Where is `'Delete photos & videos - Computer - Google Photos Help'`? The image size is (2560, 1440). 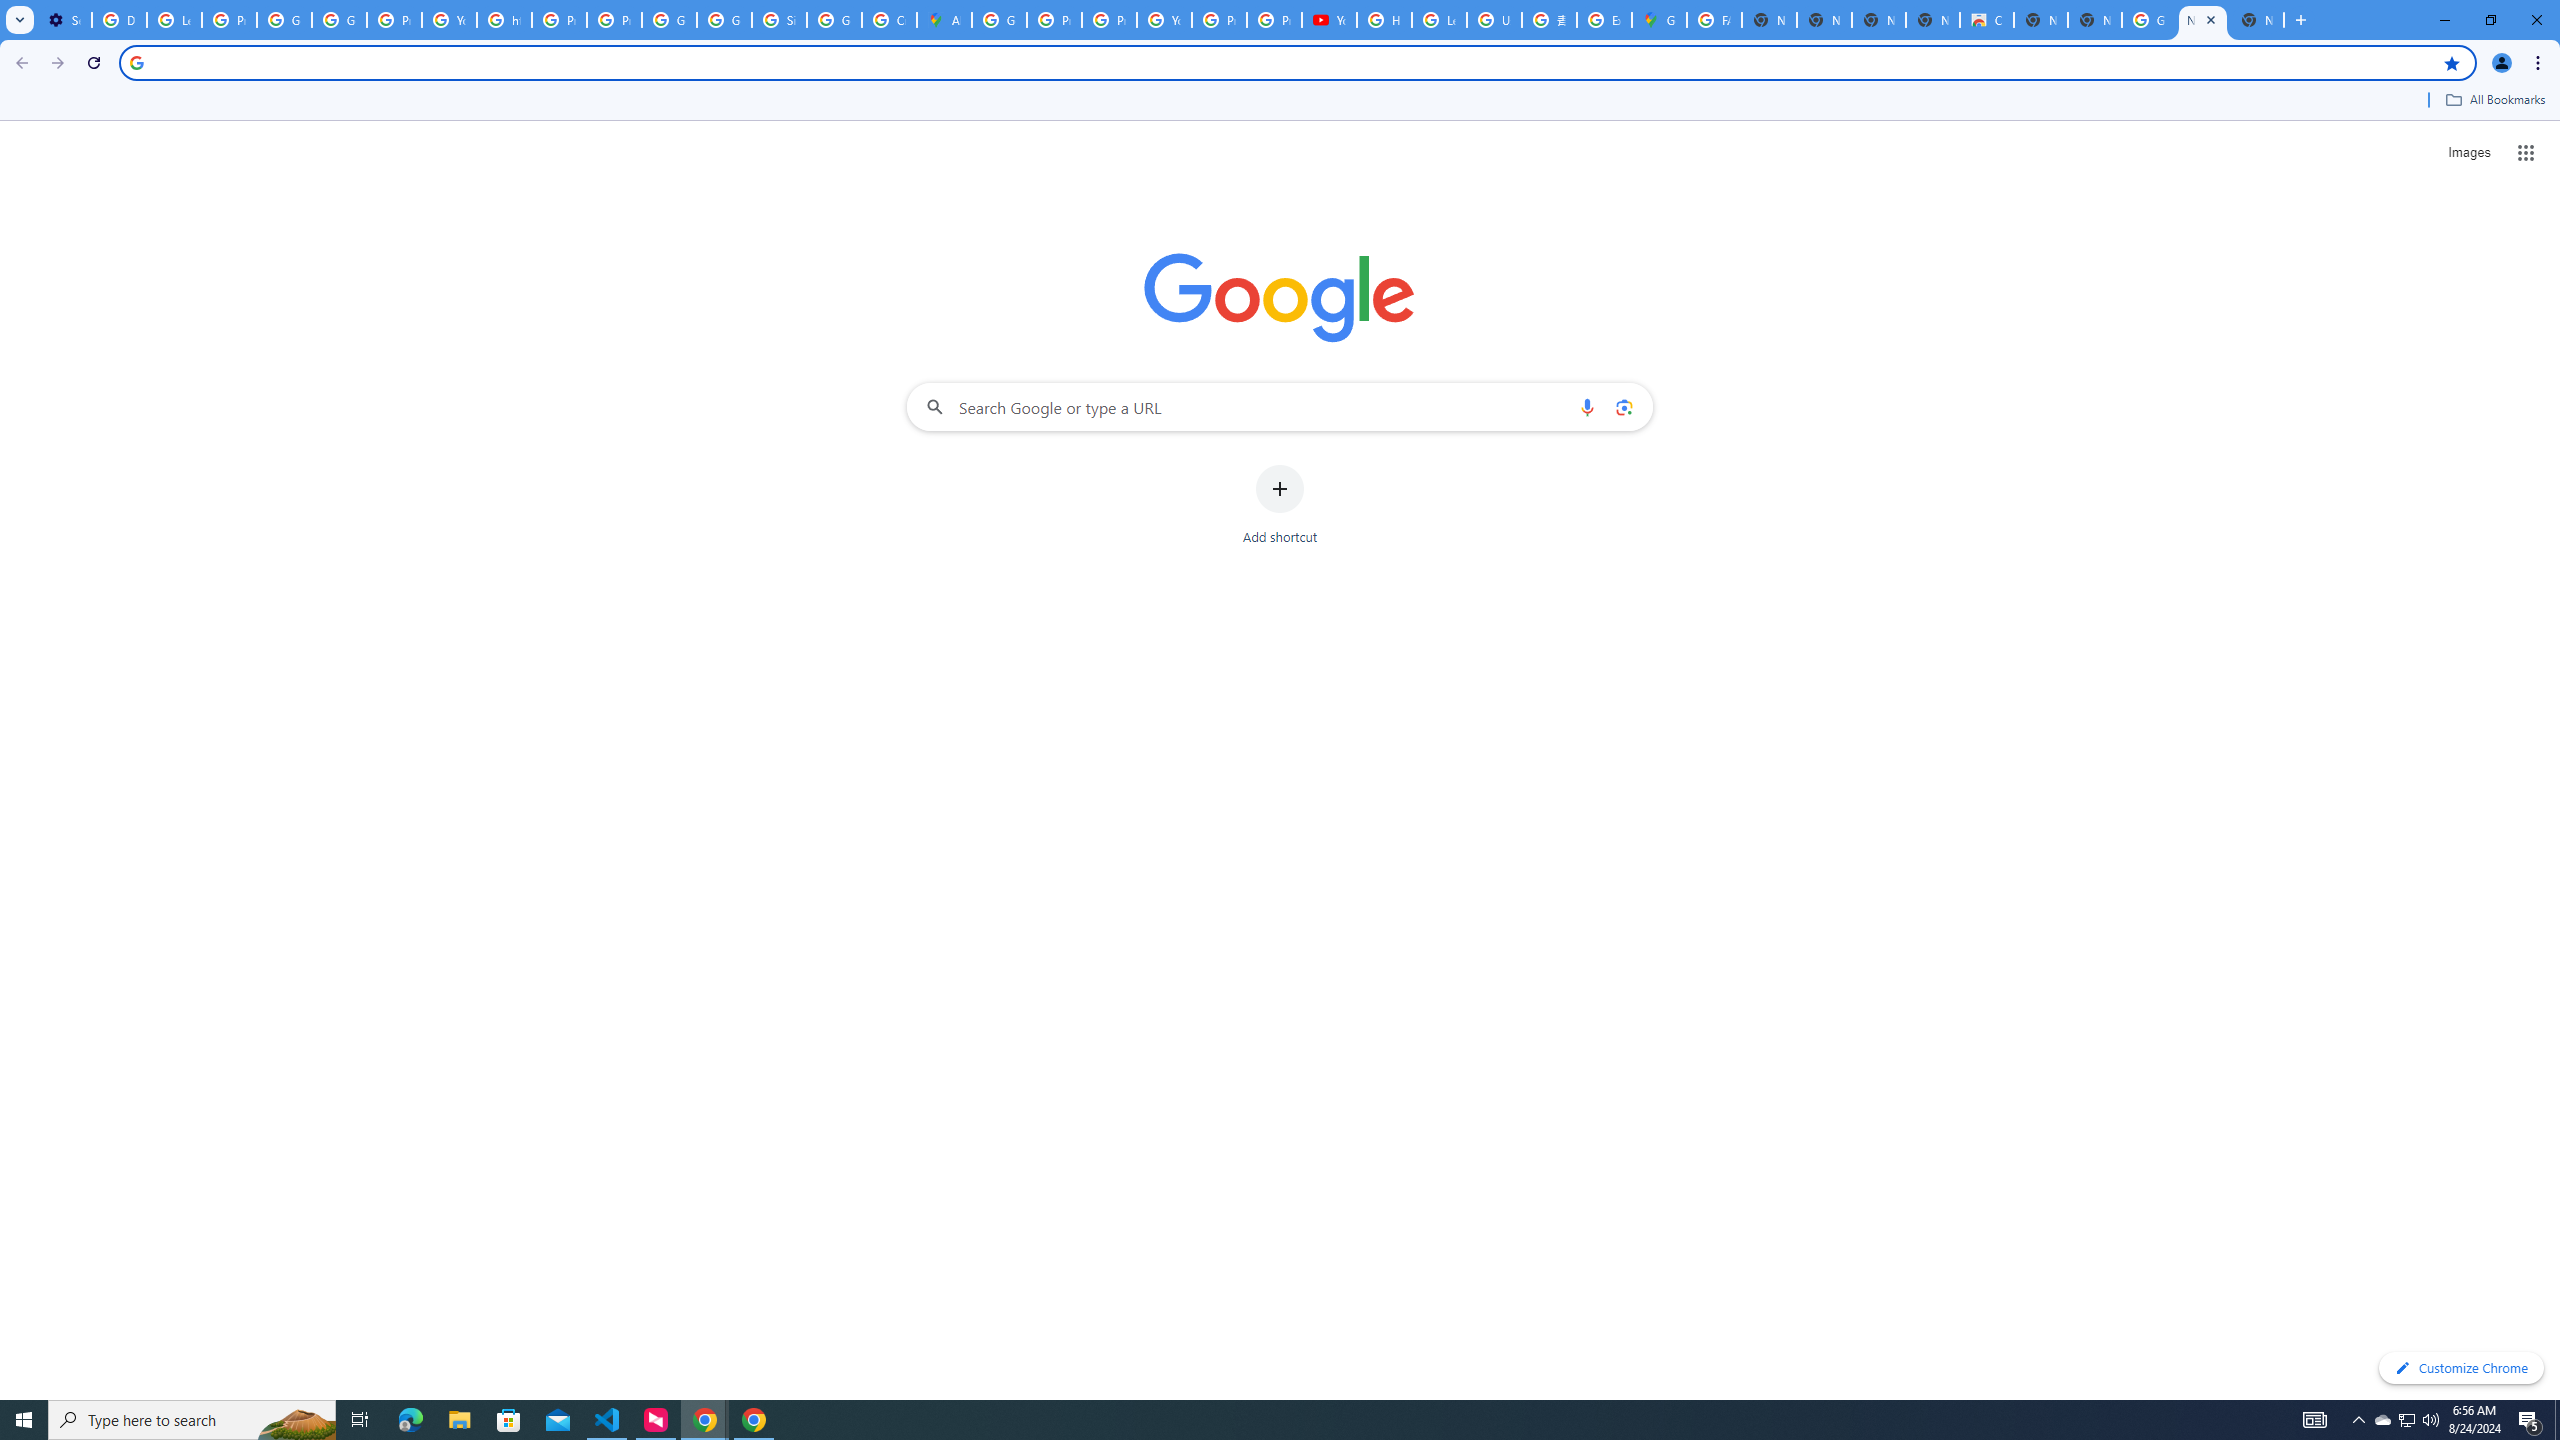 'Delete photos & videos - Computer - Google Photos Help' is located at coordinates (118, 19).